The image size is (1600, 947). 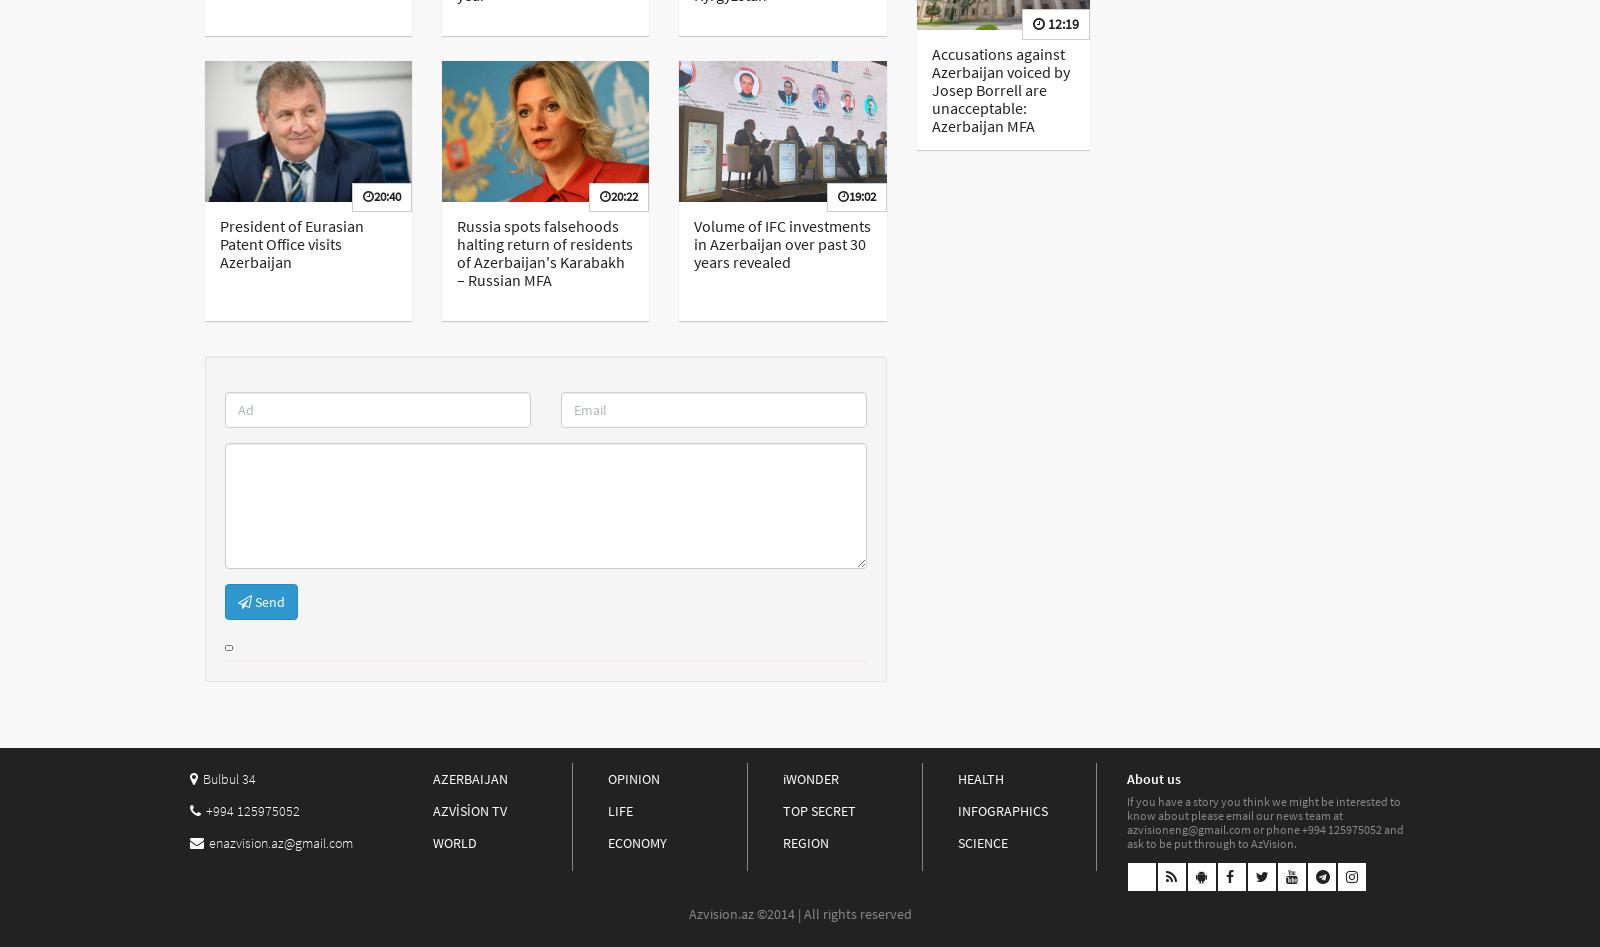 I want to click on 'About us', so click(x=1153, y=777).